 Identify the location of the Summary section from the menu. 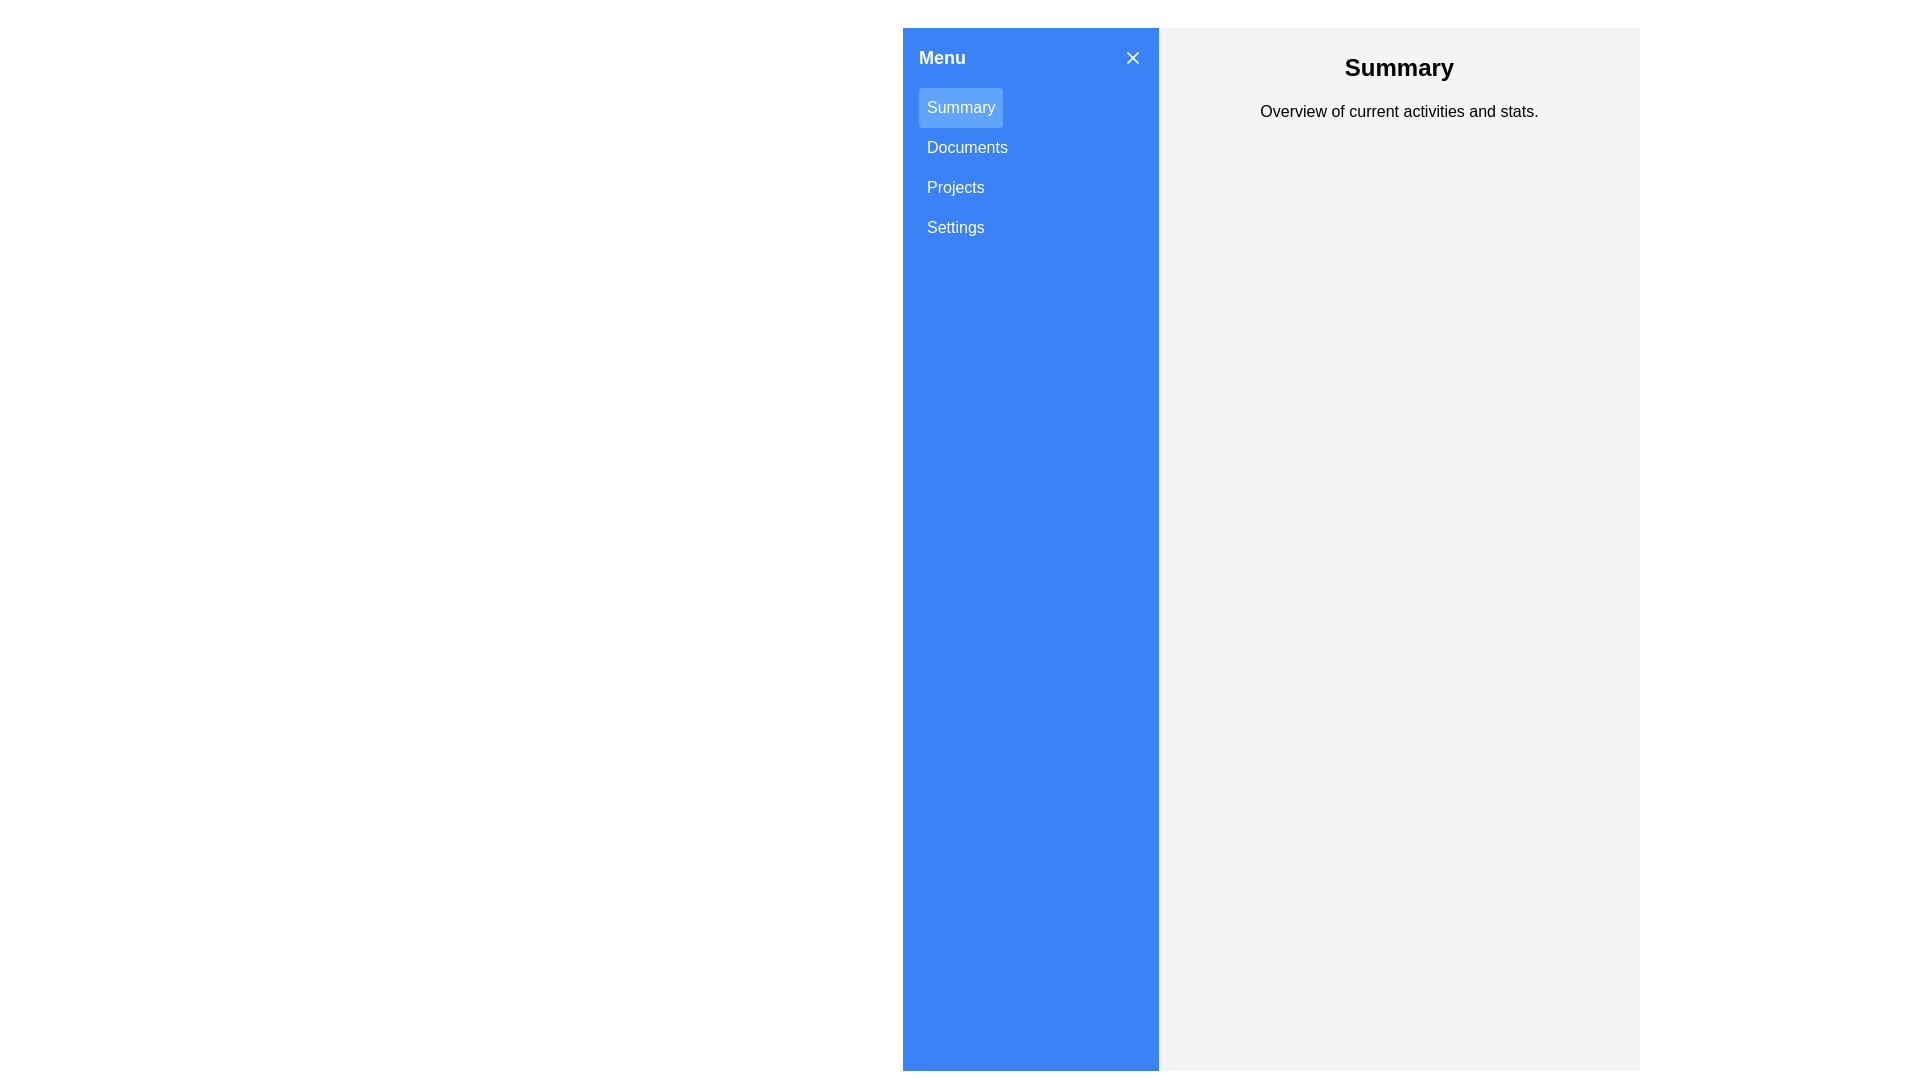
(960, 108).